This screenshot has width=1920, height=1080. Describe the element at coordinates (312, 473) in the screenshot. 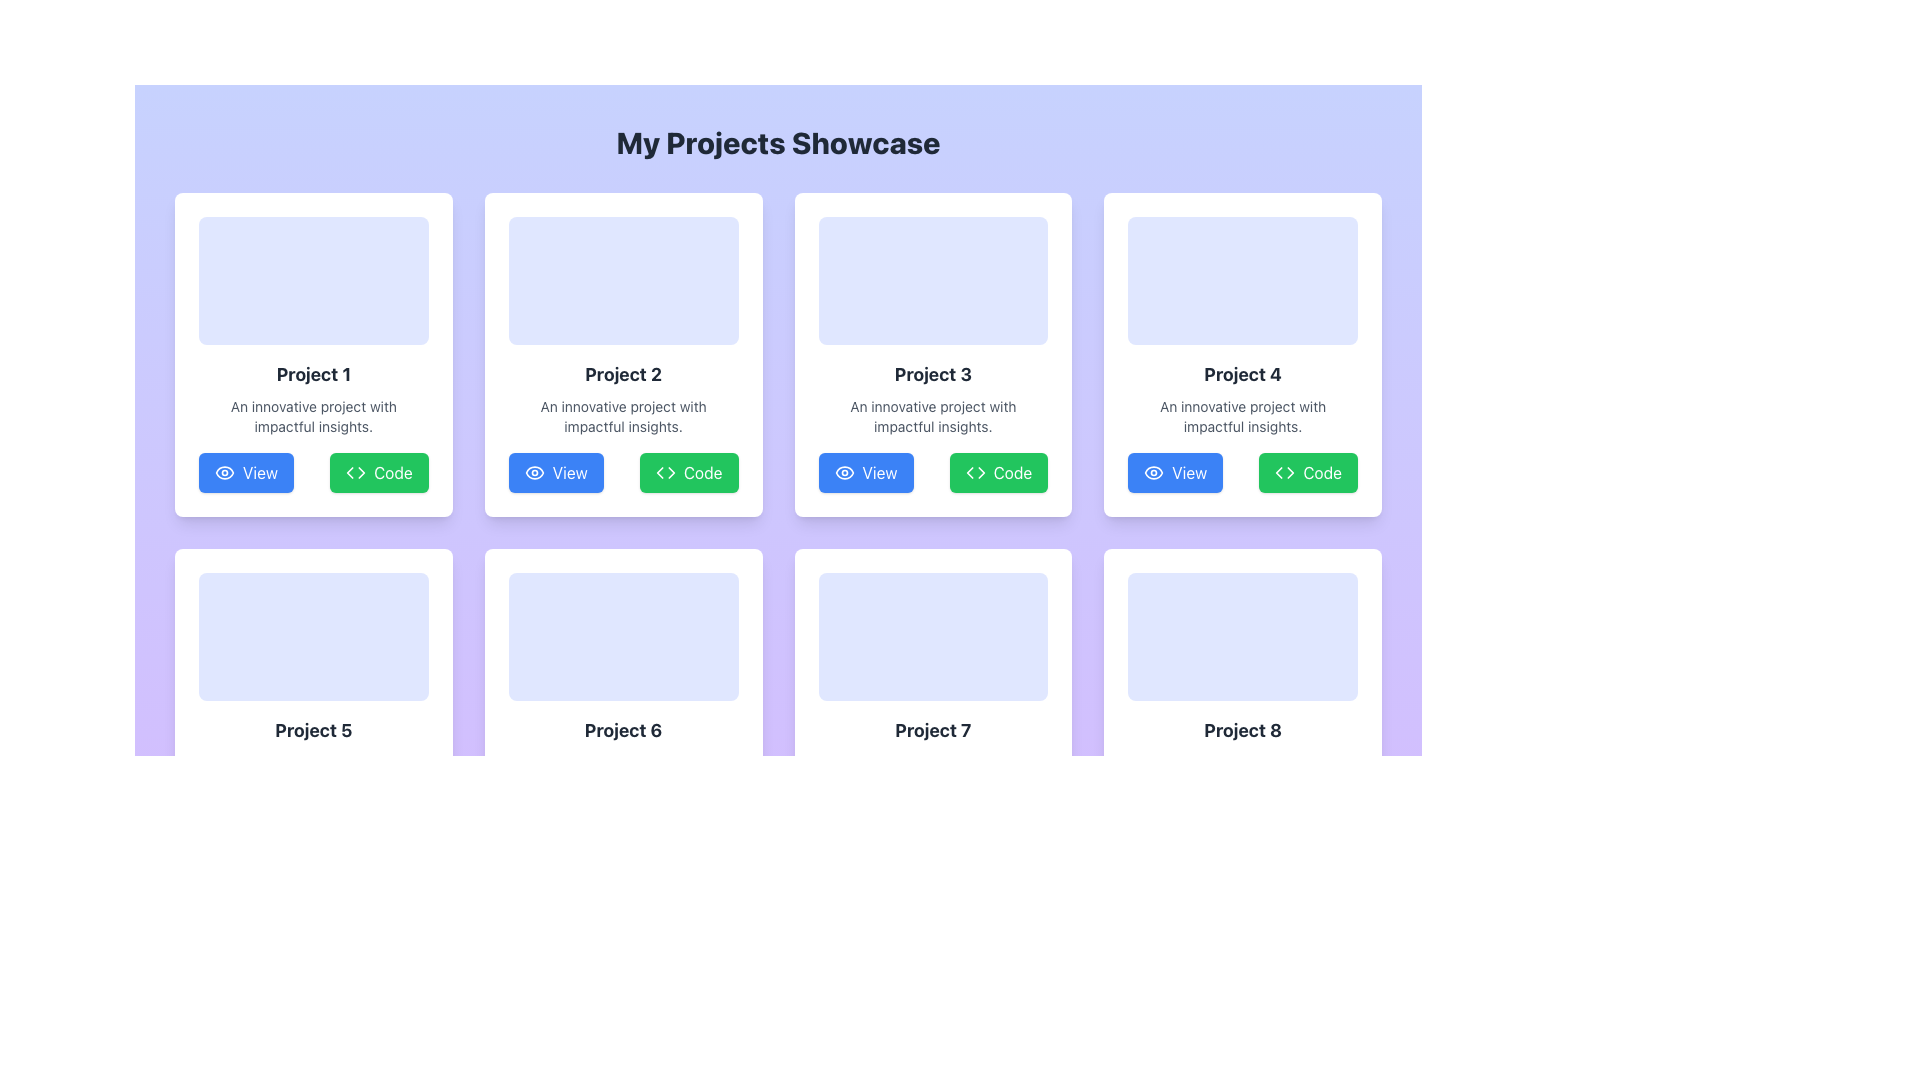

I see `the 'Code' button, which is part of the composite UI component with two buttons and a decorative dot, located in the bottom section of the 'Project 1' card` at that location.